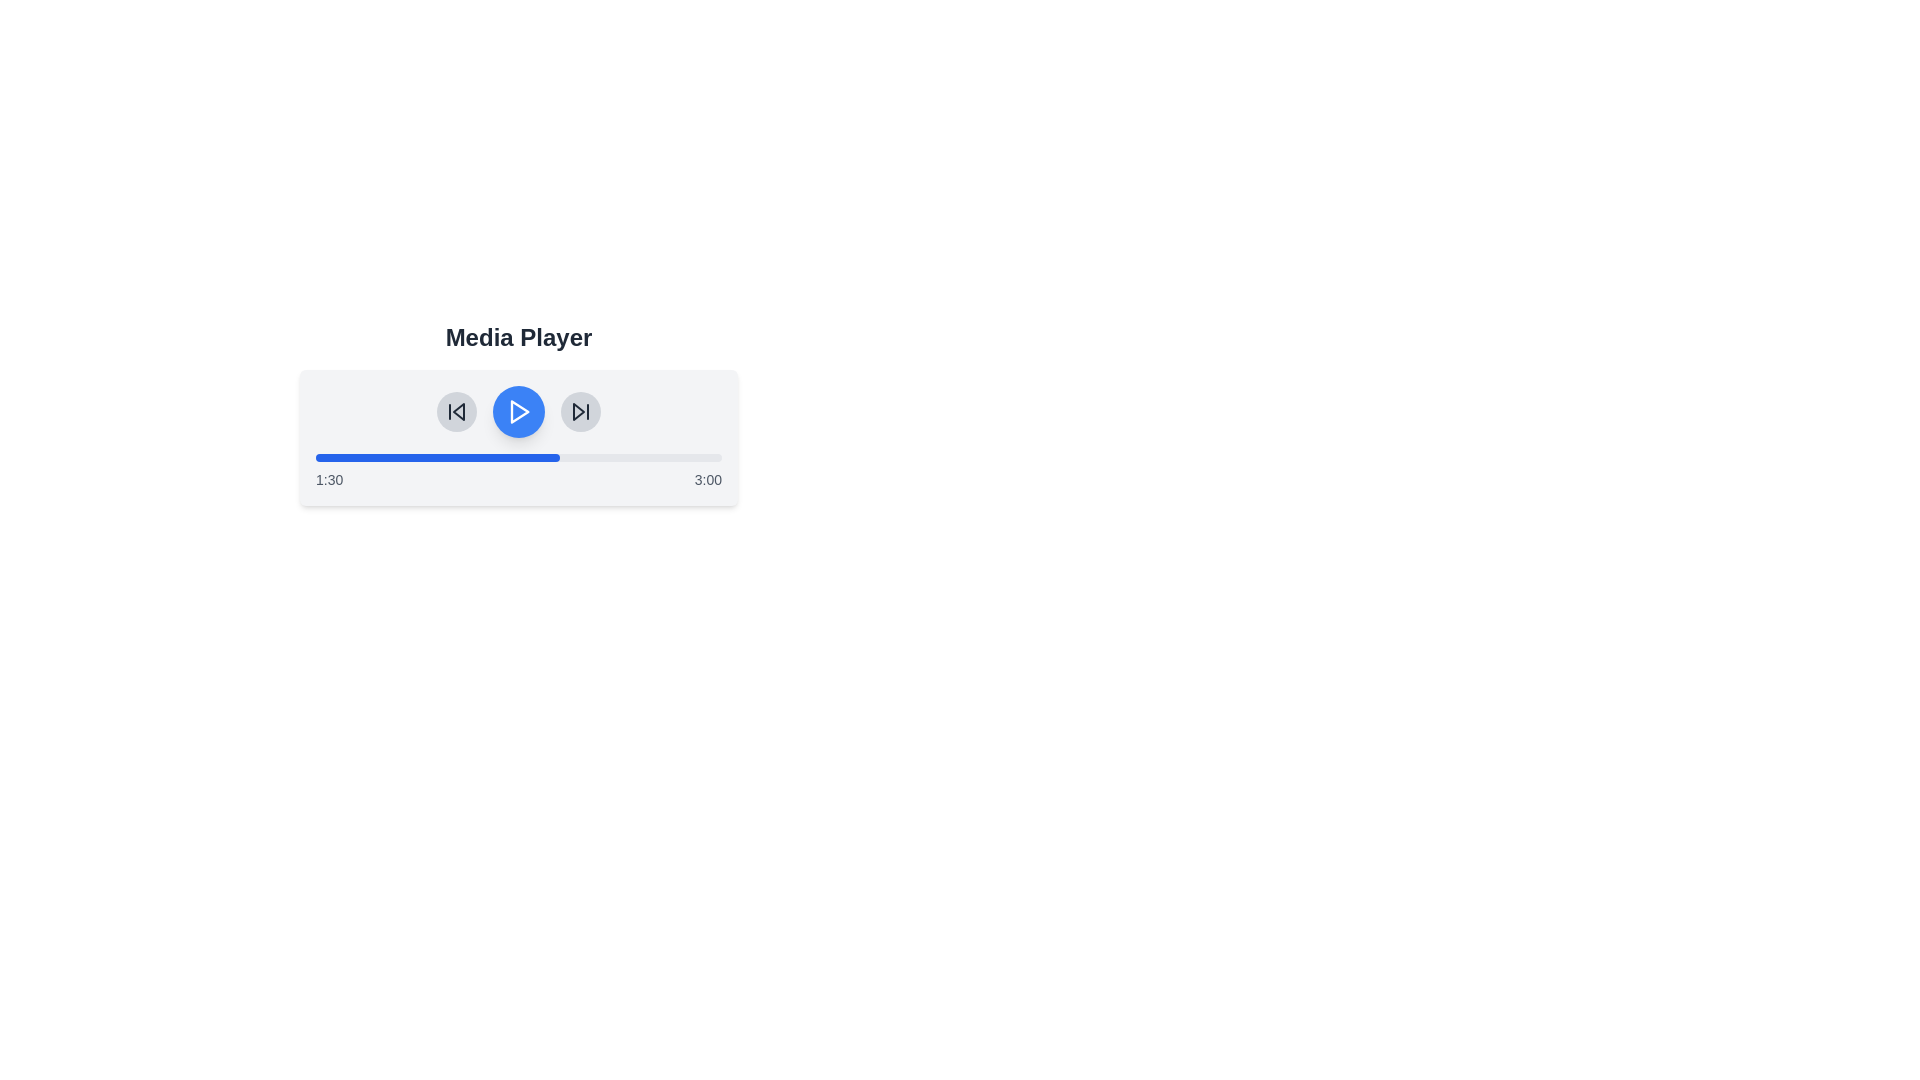  What do you see at coordinates (436, 458) in the screenshot?
I see `the visually distinct progress bar segment, which is a horizontally elongated blue rectangle with rounded ends, indicating approximately 60% progress in the media player interface` at bounding box center [436, 458].